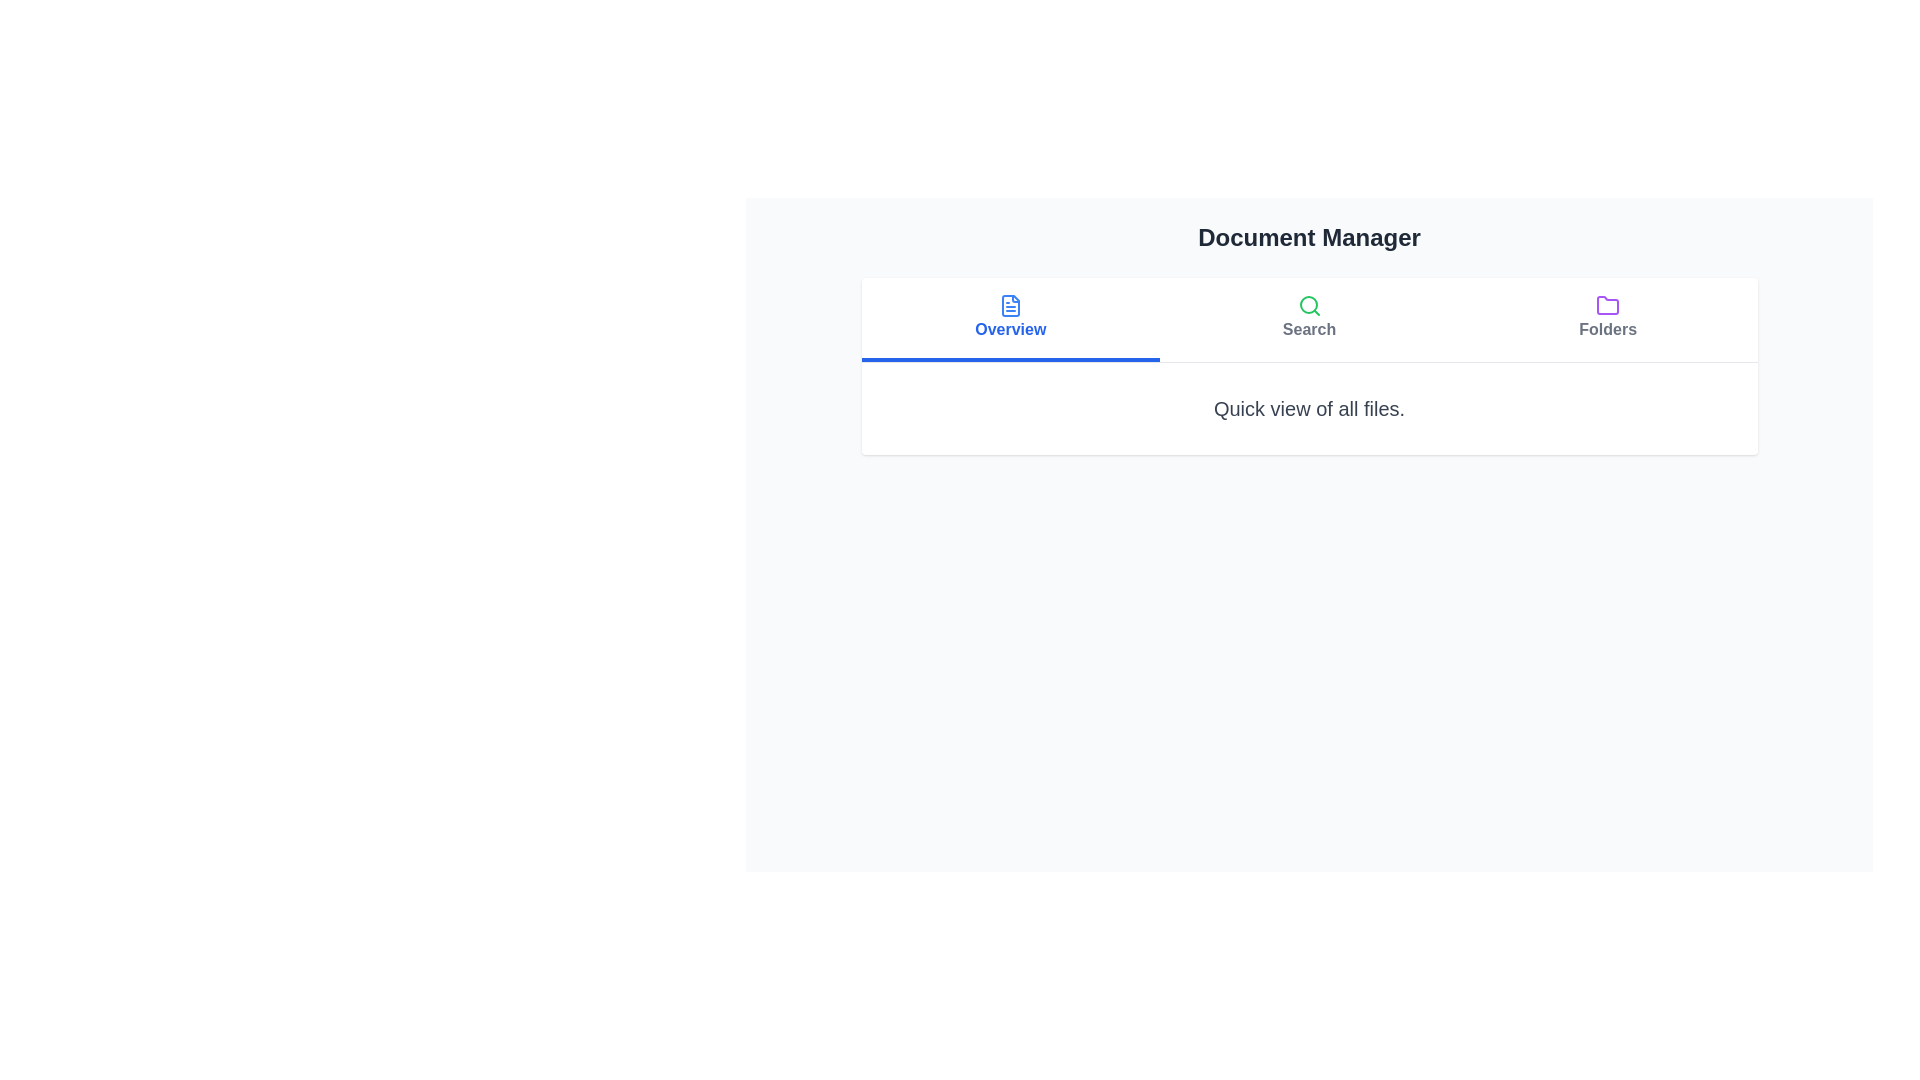 This screenshot has height=1080, width=1920. Describe the element at coordinates (1308, 304) in the screenshot. I see `the circular outline within the search icon` at that location.